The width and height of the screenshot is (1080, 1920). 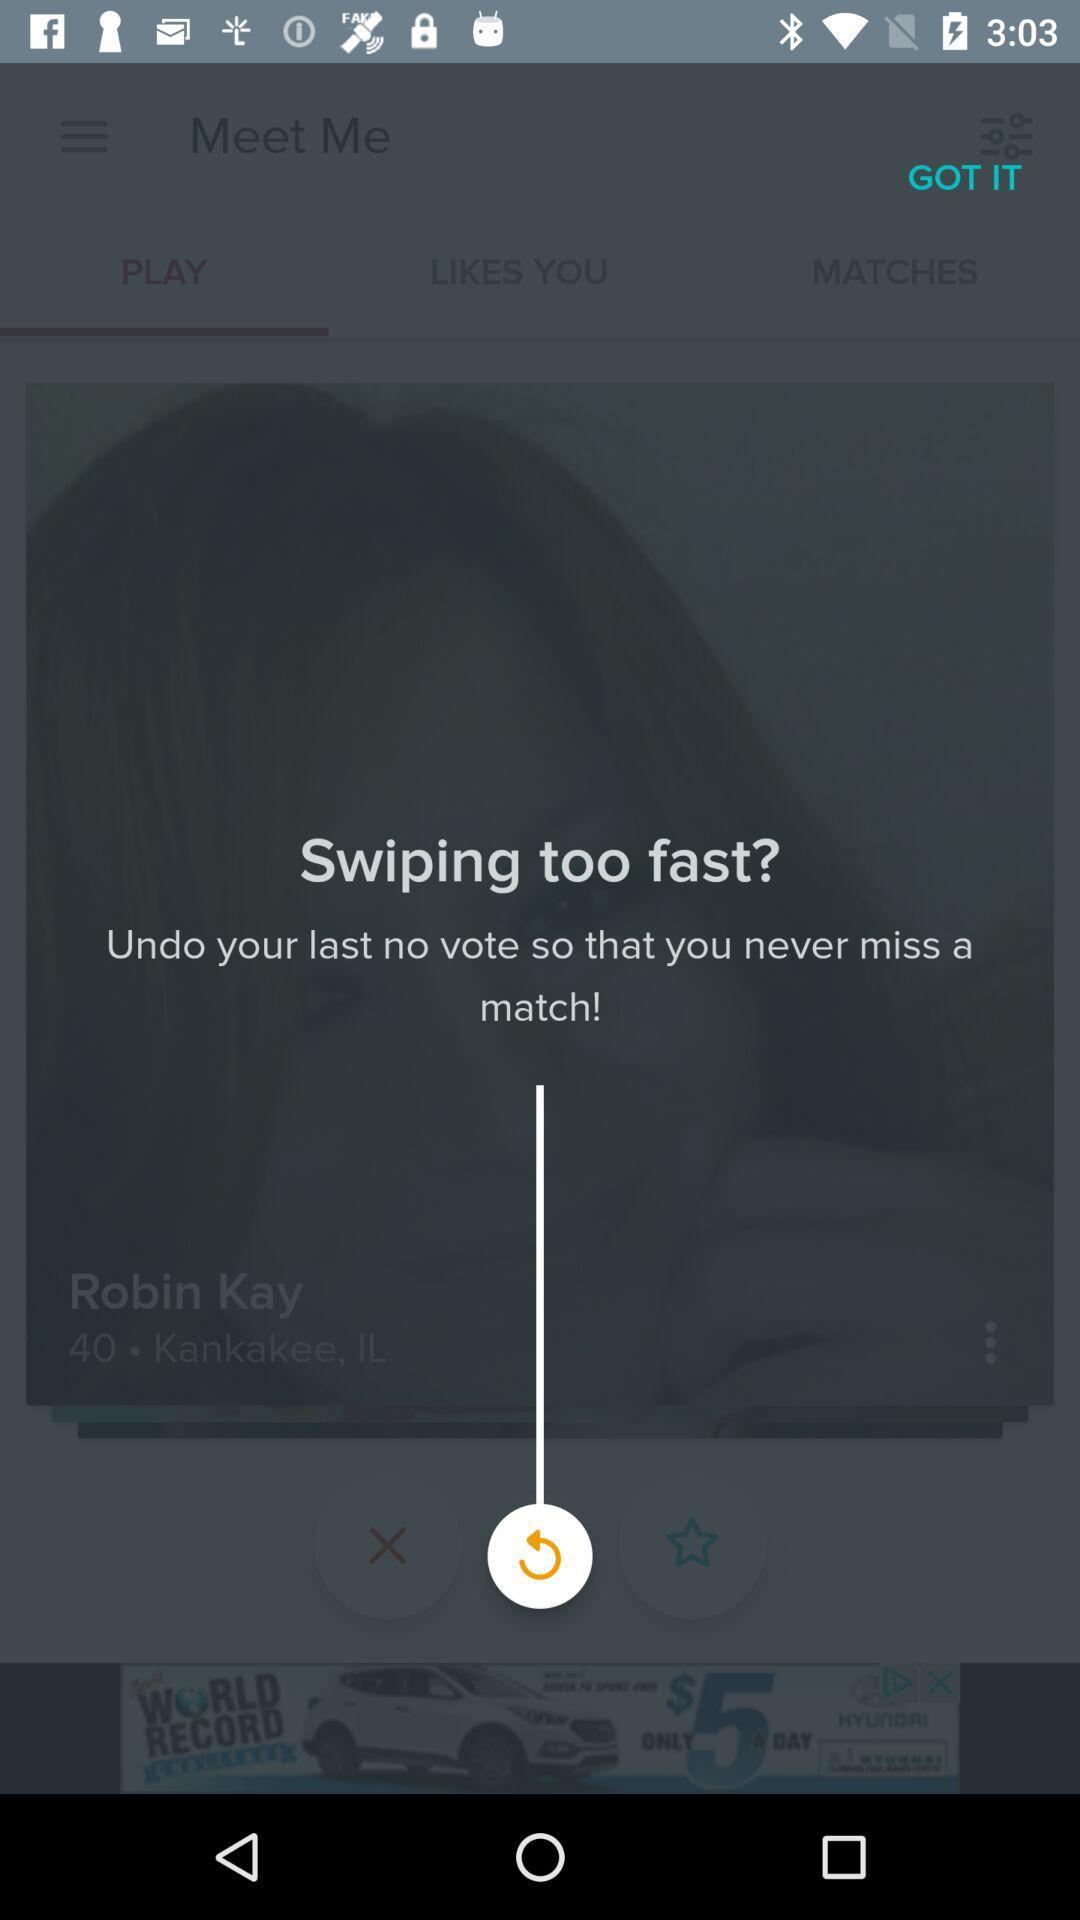 What do you see at coordinates (387, 1544) in the screenshot?
I see `the close icon` at bounding box center [387, 1544].